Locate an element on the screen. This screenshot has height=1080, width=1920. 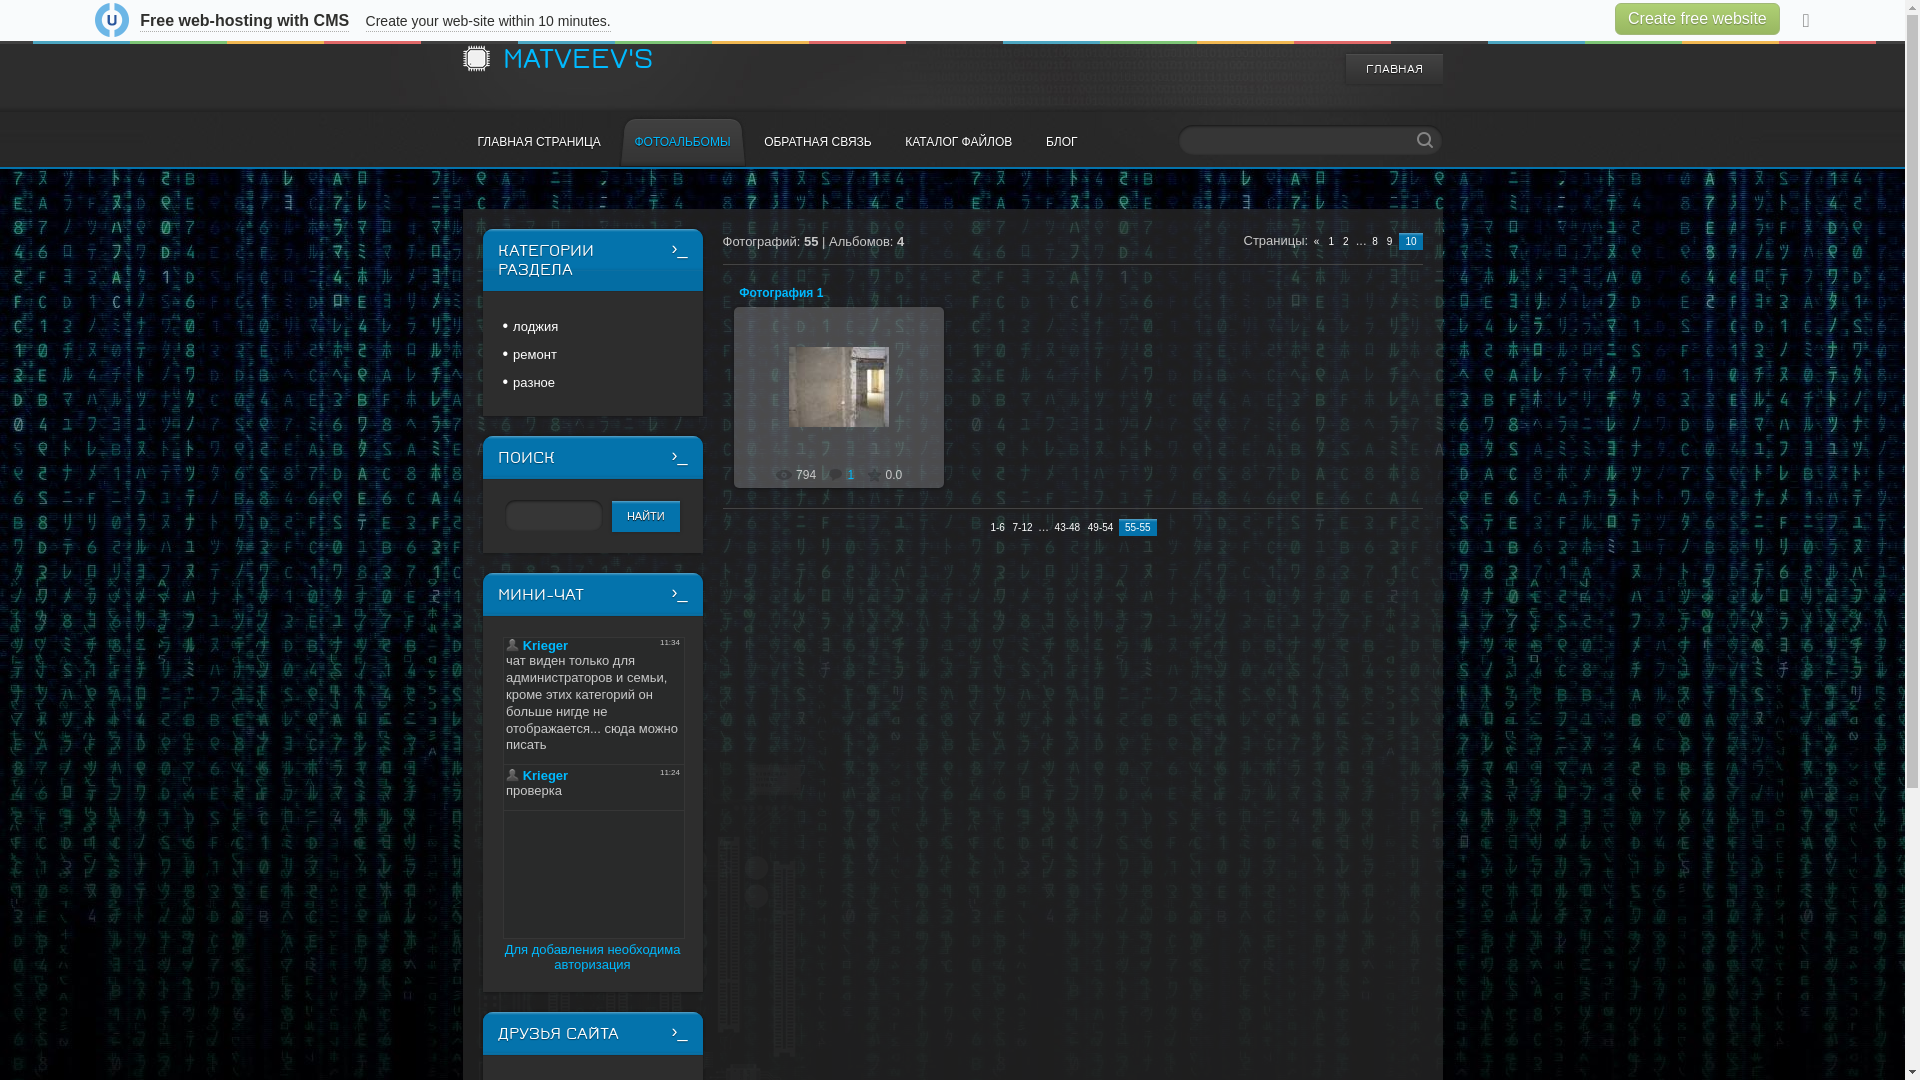
'49-54' is located at coordinates (1084, 526).